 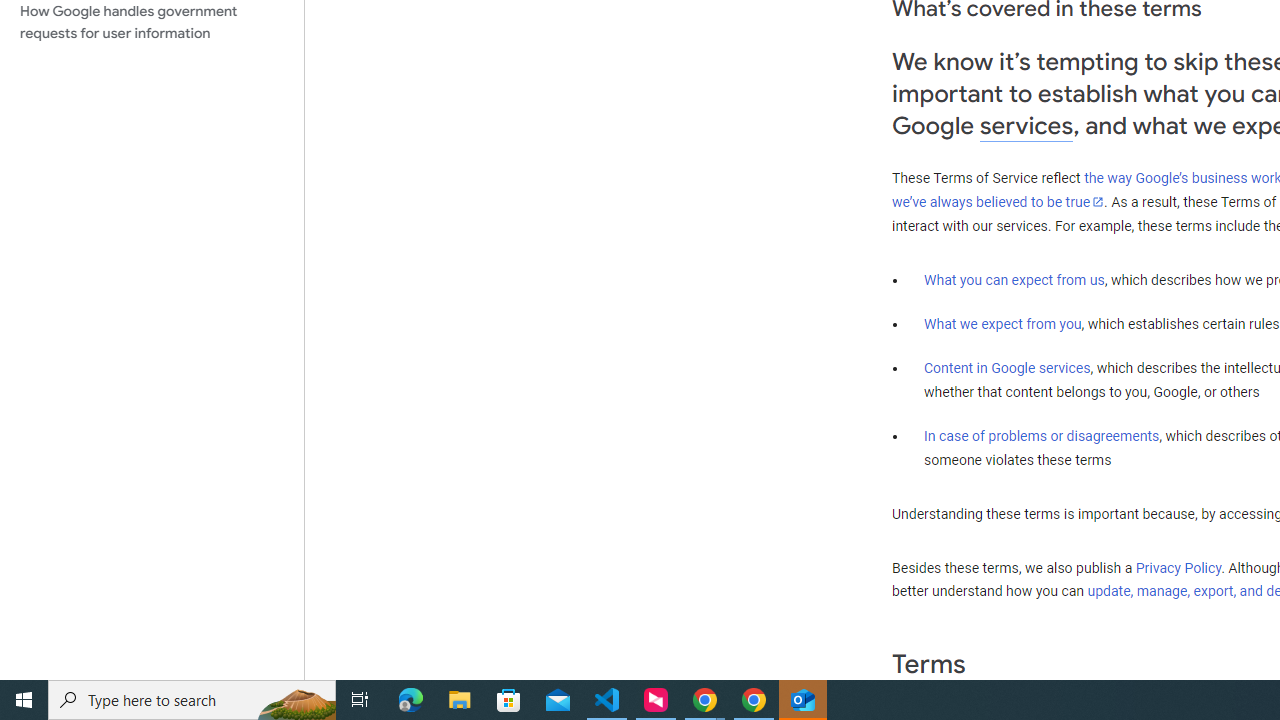 I want to click on 'Content in Google services', so click(x=1007, y=368).